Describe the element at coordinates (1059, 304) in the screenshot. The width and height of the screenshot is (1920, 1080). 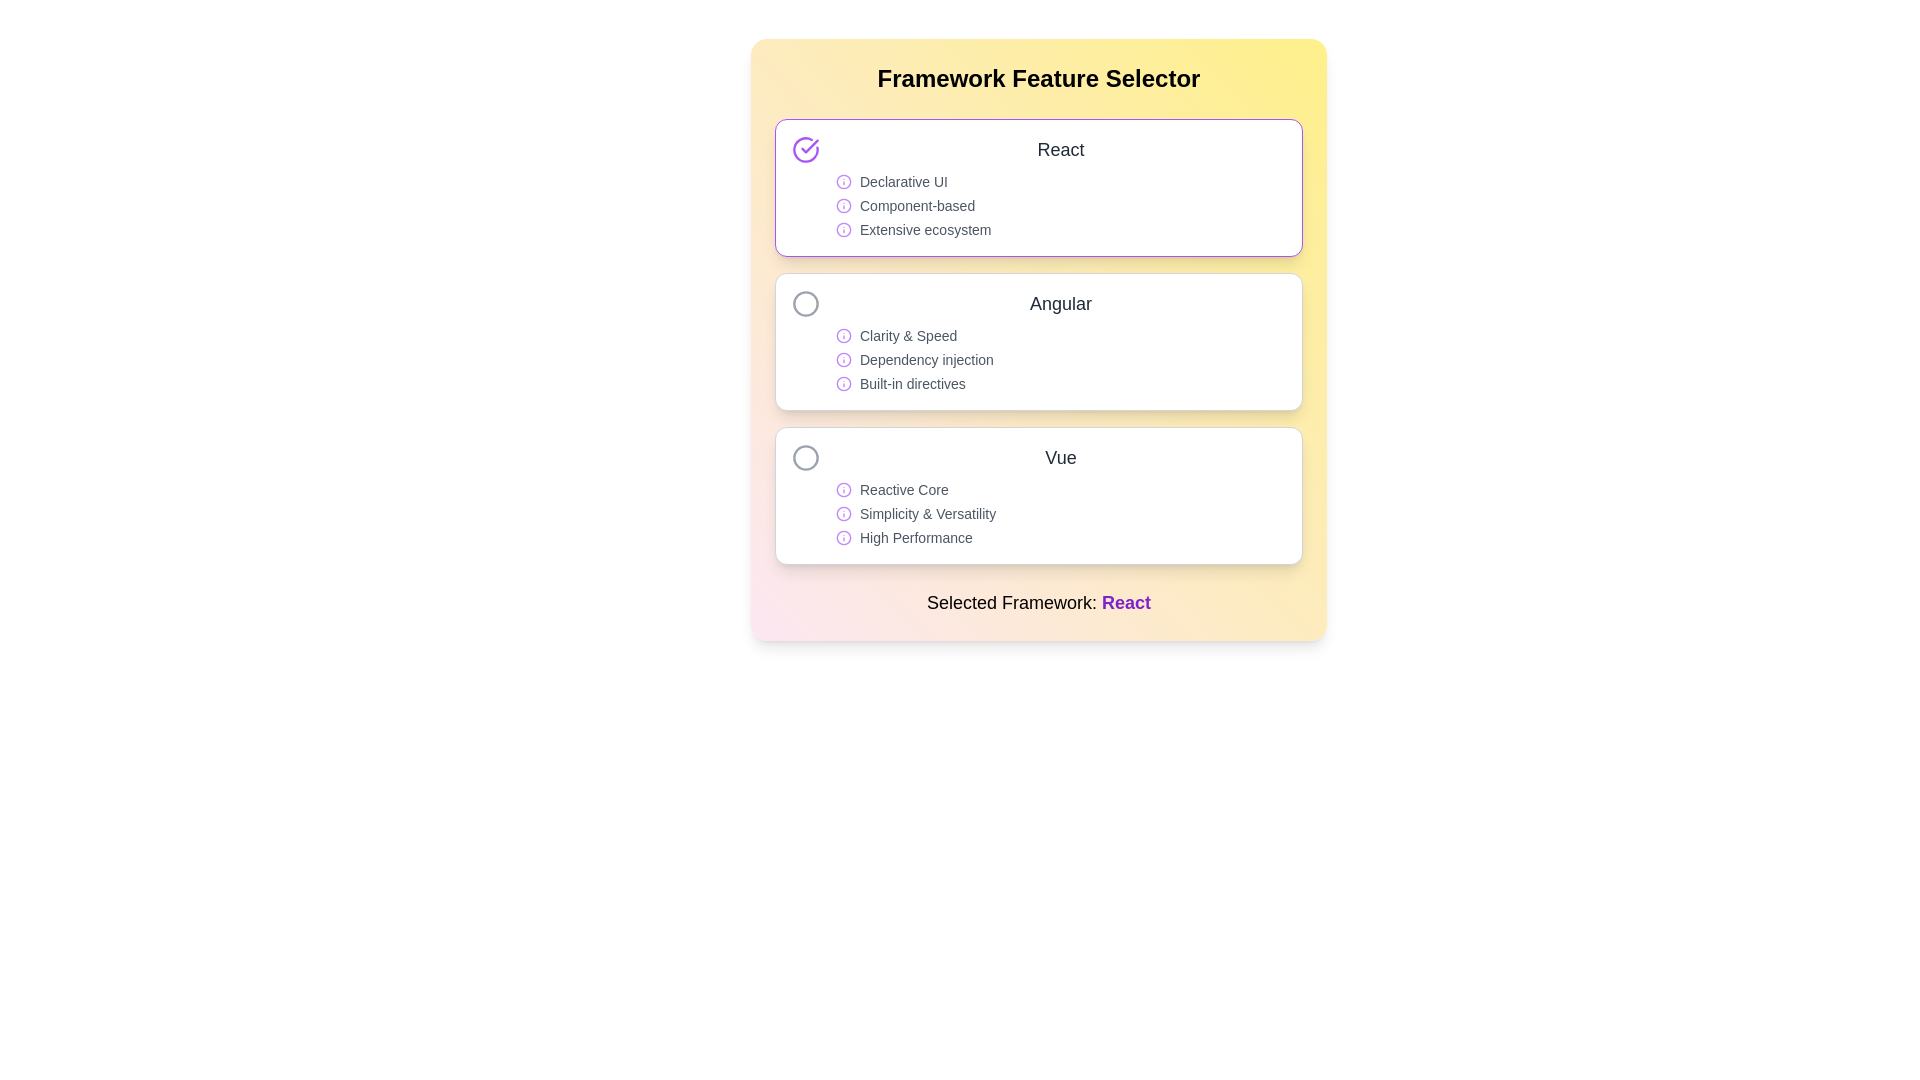
I see `the Text Label that serves as the title for the Angular framework, positioned between the 'React' and 'Vue' sections in the feature selection interface` at that location.